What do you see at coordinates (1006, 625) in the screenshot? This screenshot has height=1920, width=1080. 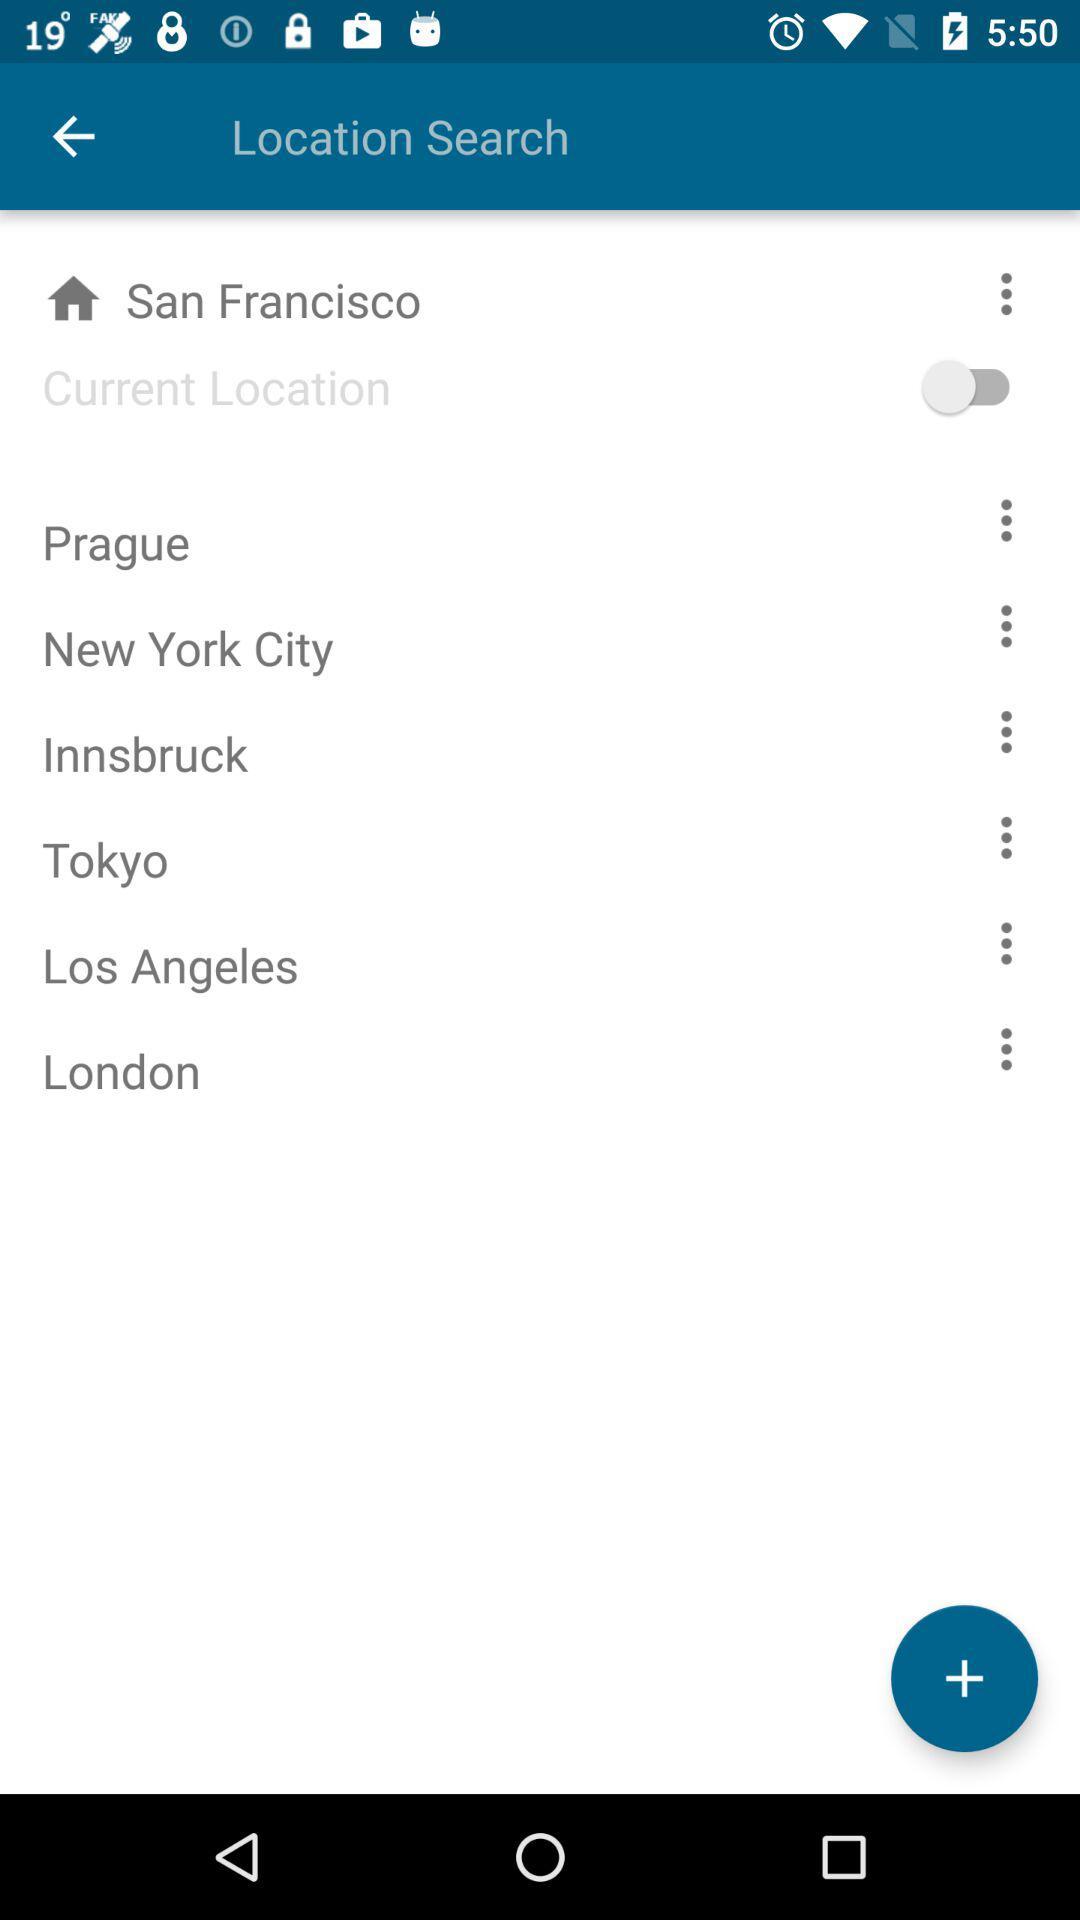 I see `more options` at bounding box center [1006, 625].